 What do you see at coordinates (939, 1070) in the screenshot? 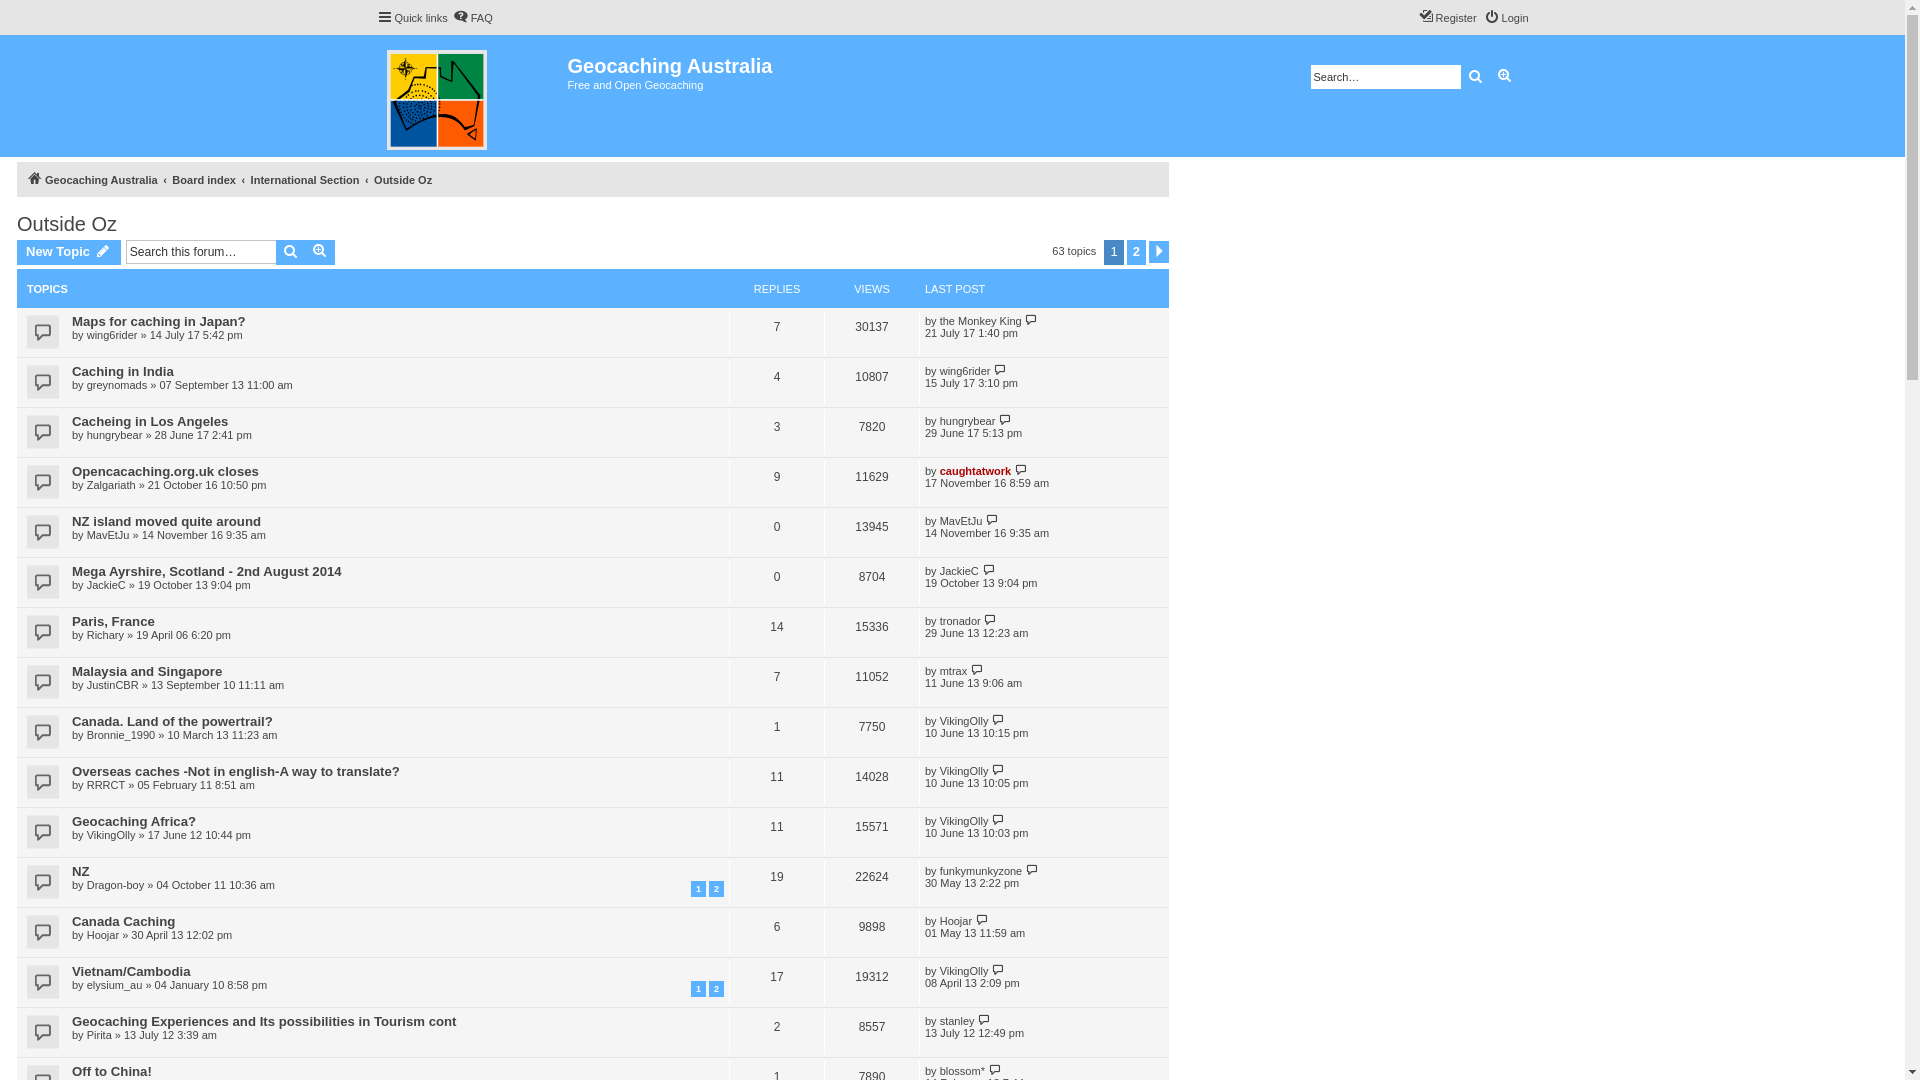
I see `'blossom*'` at bounding box center [939, 1070].